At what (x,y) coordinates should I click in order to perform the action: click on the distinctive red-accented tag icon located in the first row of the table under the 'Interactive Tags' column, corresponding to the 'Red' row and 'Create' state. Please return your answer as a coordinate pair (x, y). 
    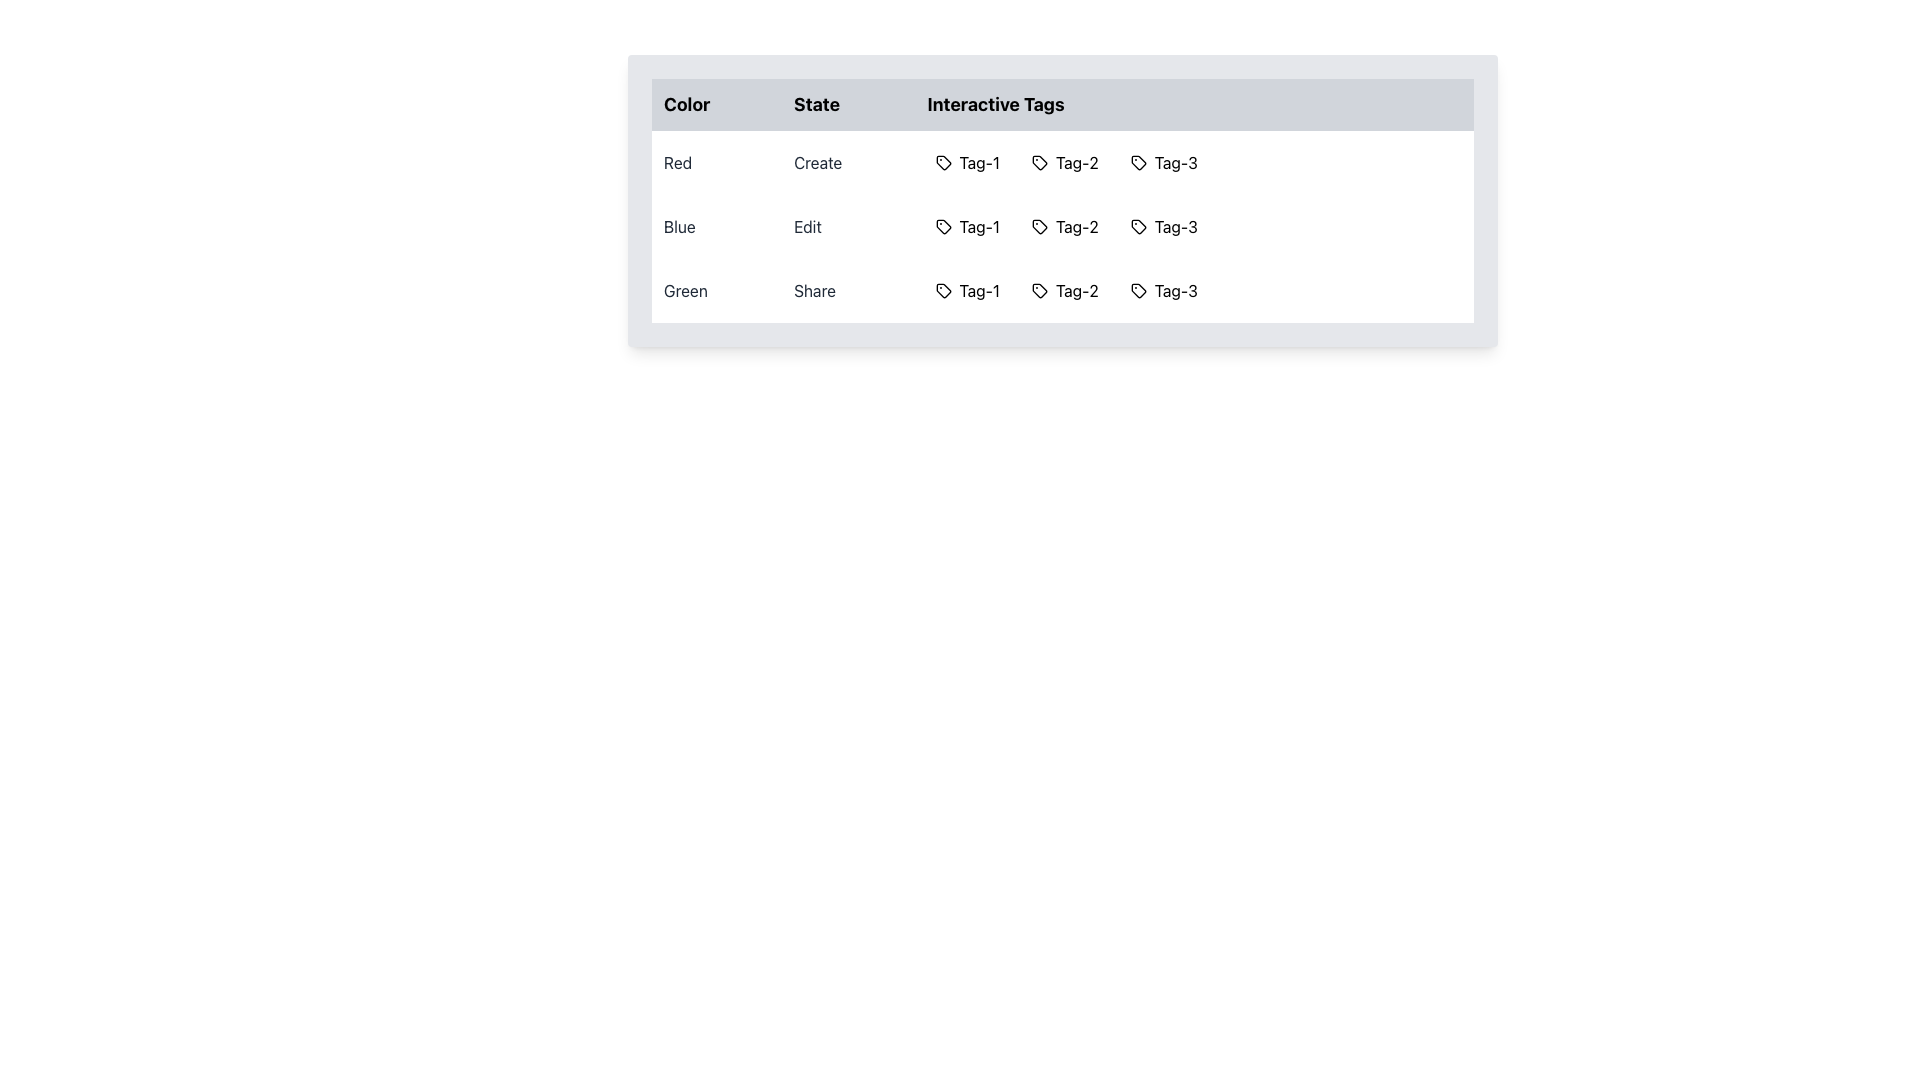
    Looking at the image, I should click on (942, 161).